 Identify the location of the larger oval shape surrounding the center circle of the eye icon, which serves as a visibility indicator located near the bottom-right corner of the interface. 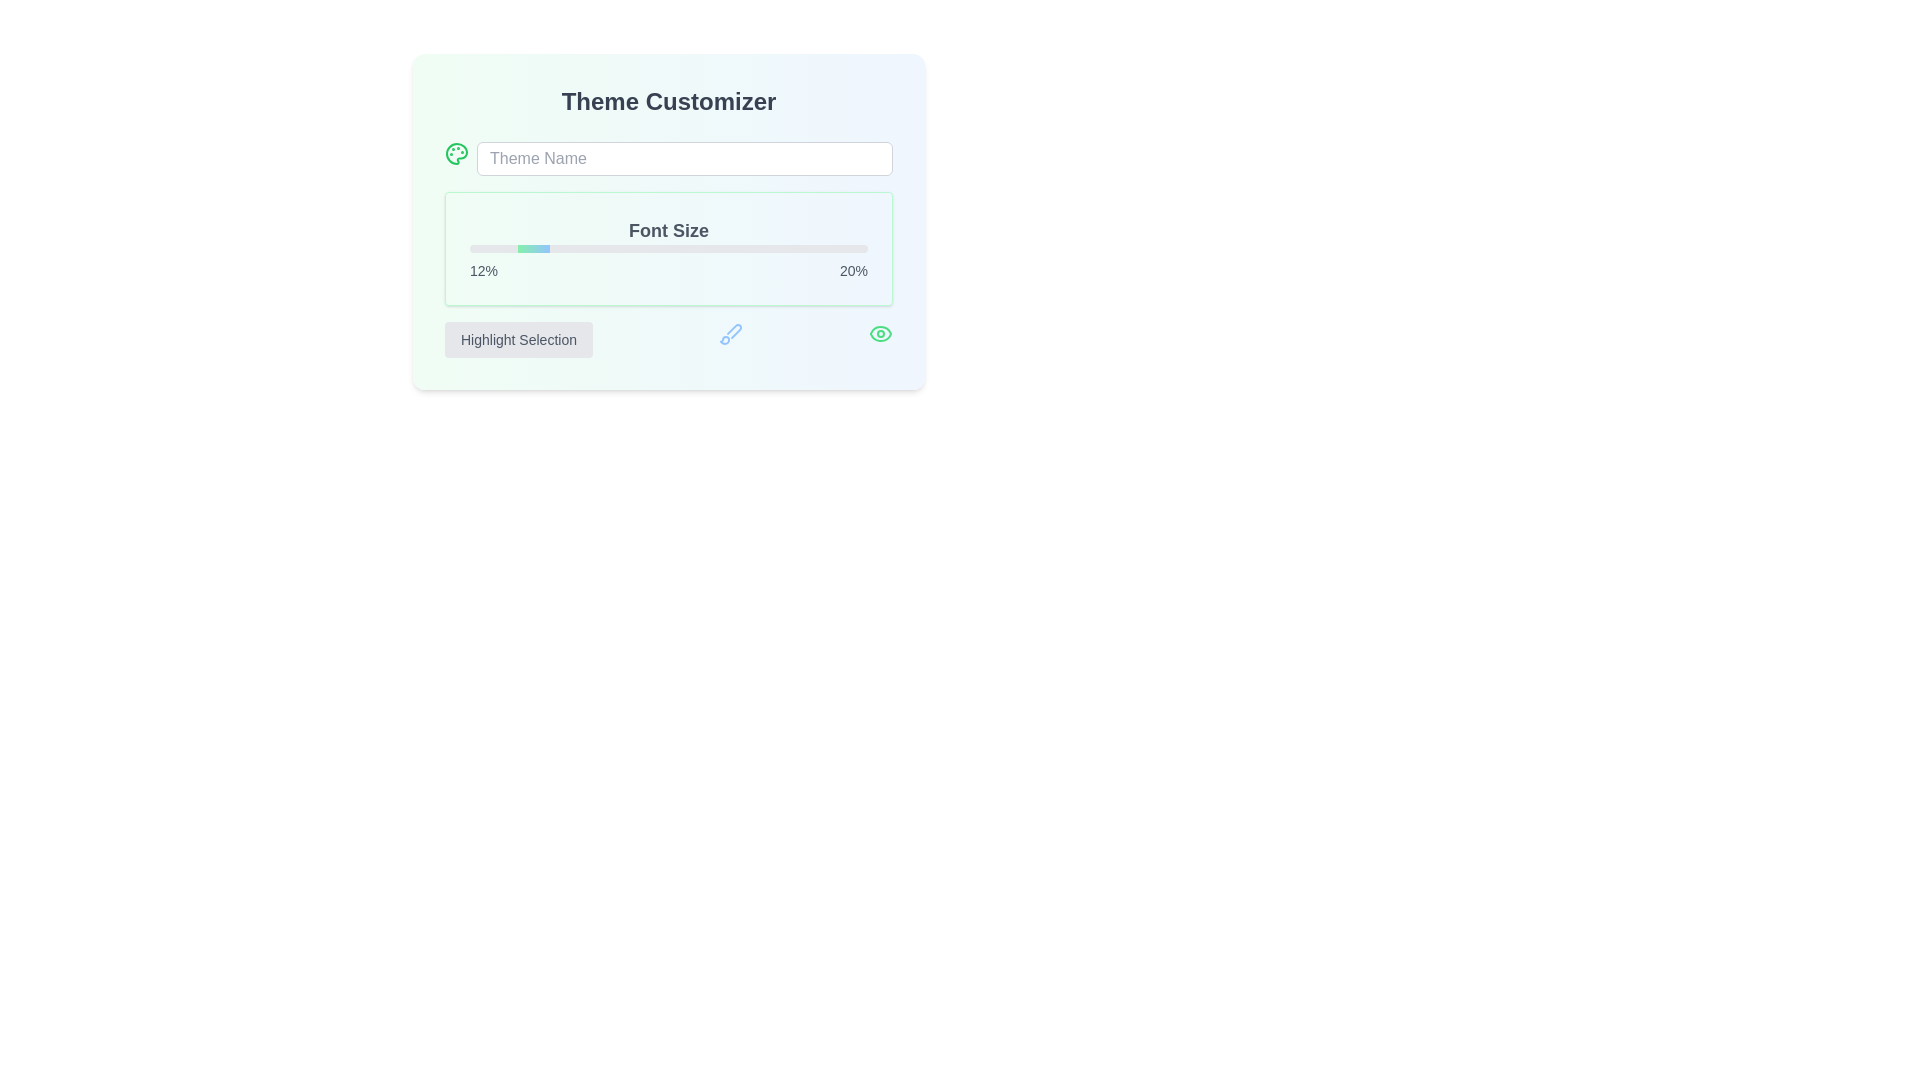
(880, 333).